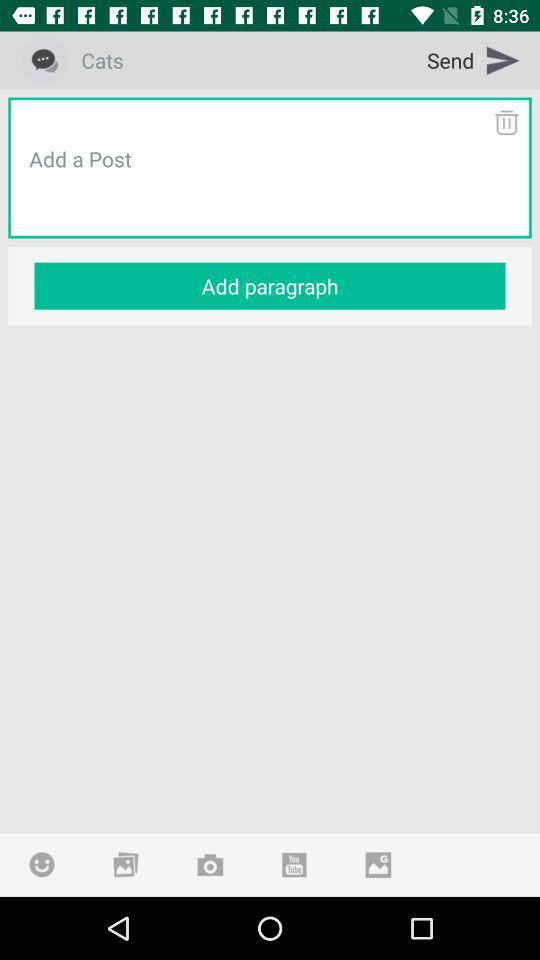 The image size is (540, 960). Describe the element at coordinates (505, 121) in the screenshot. I see `delete text` at that location.